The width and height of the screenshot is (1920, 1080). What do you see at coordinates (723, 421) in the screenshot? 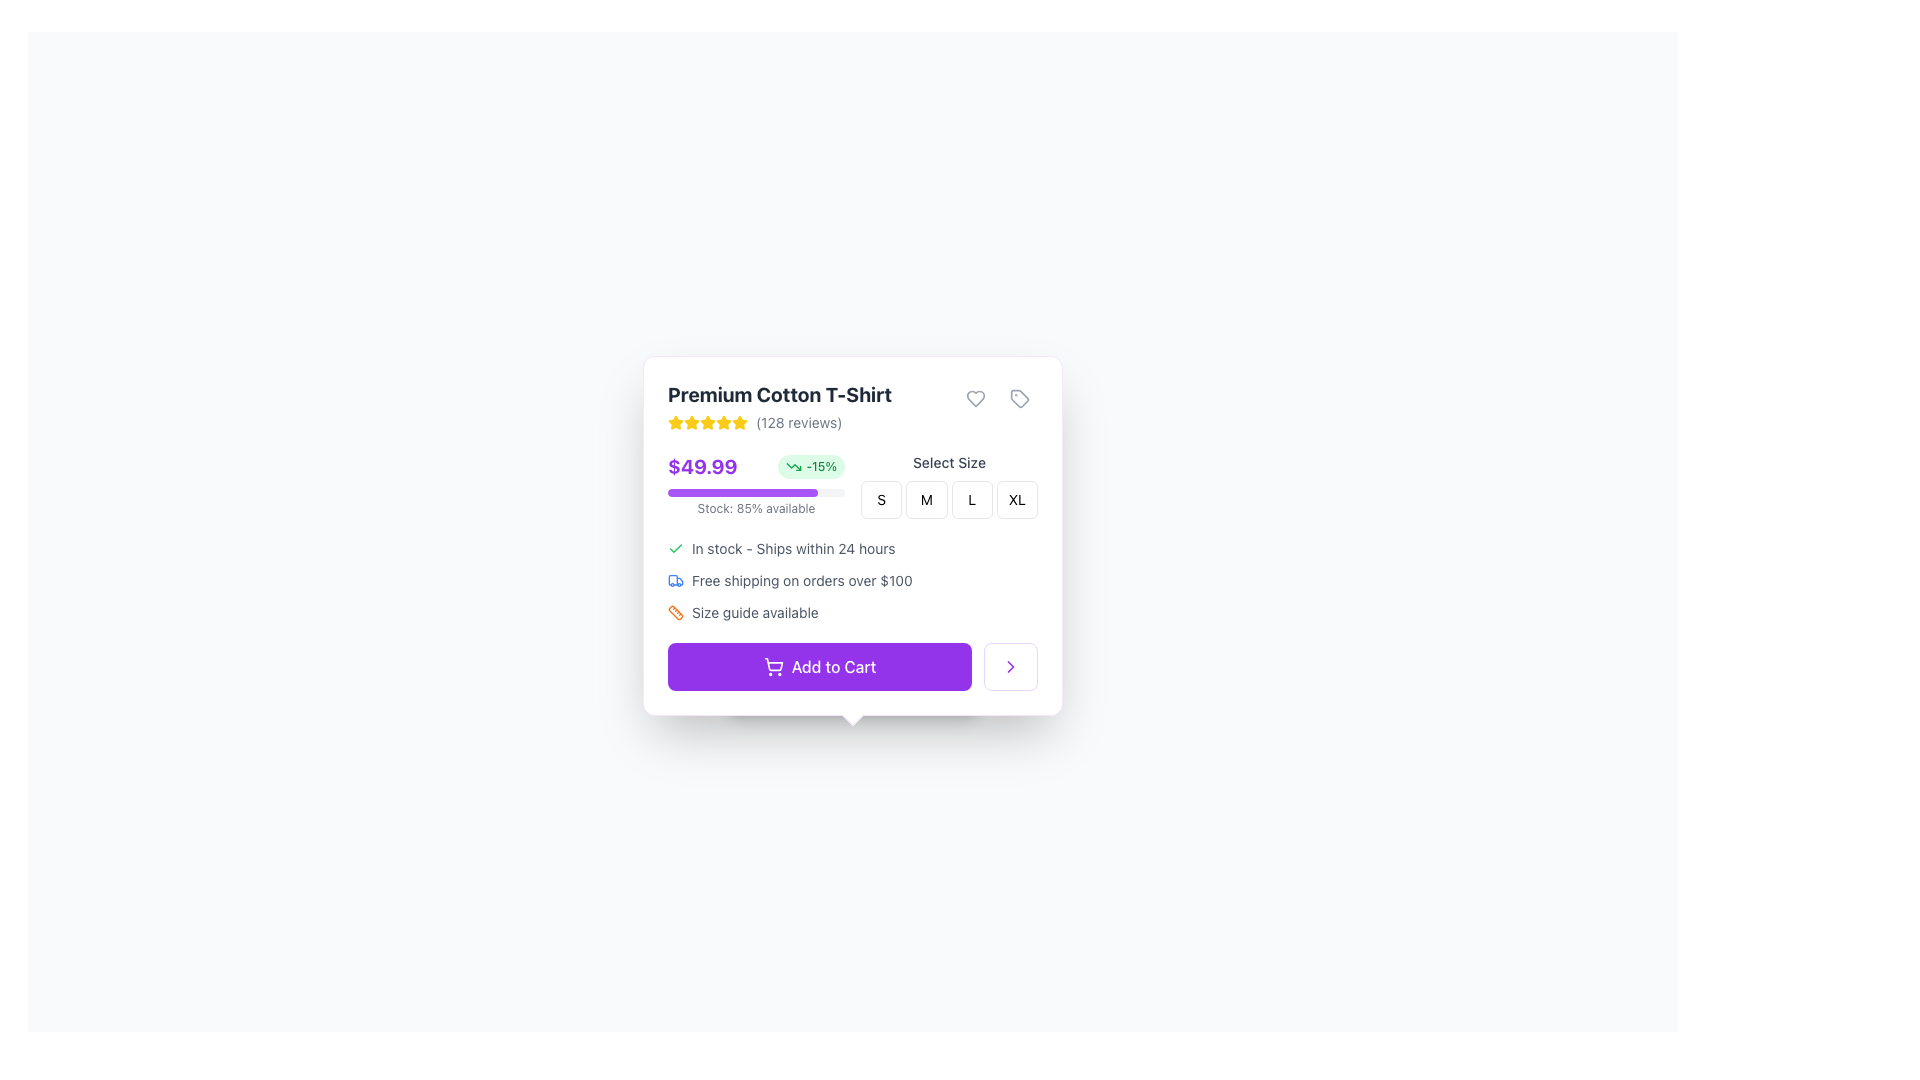
I see `the second star icon, styled with a yellow fill, located above the price display block for the 'Premium Cotton T-Shirt'` at bounding box center [723, 421].